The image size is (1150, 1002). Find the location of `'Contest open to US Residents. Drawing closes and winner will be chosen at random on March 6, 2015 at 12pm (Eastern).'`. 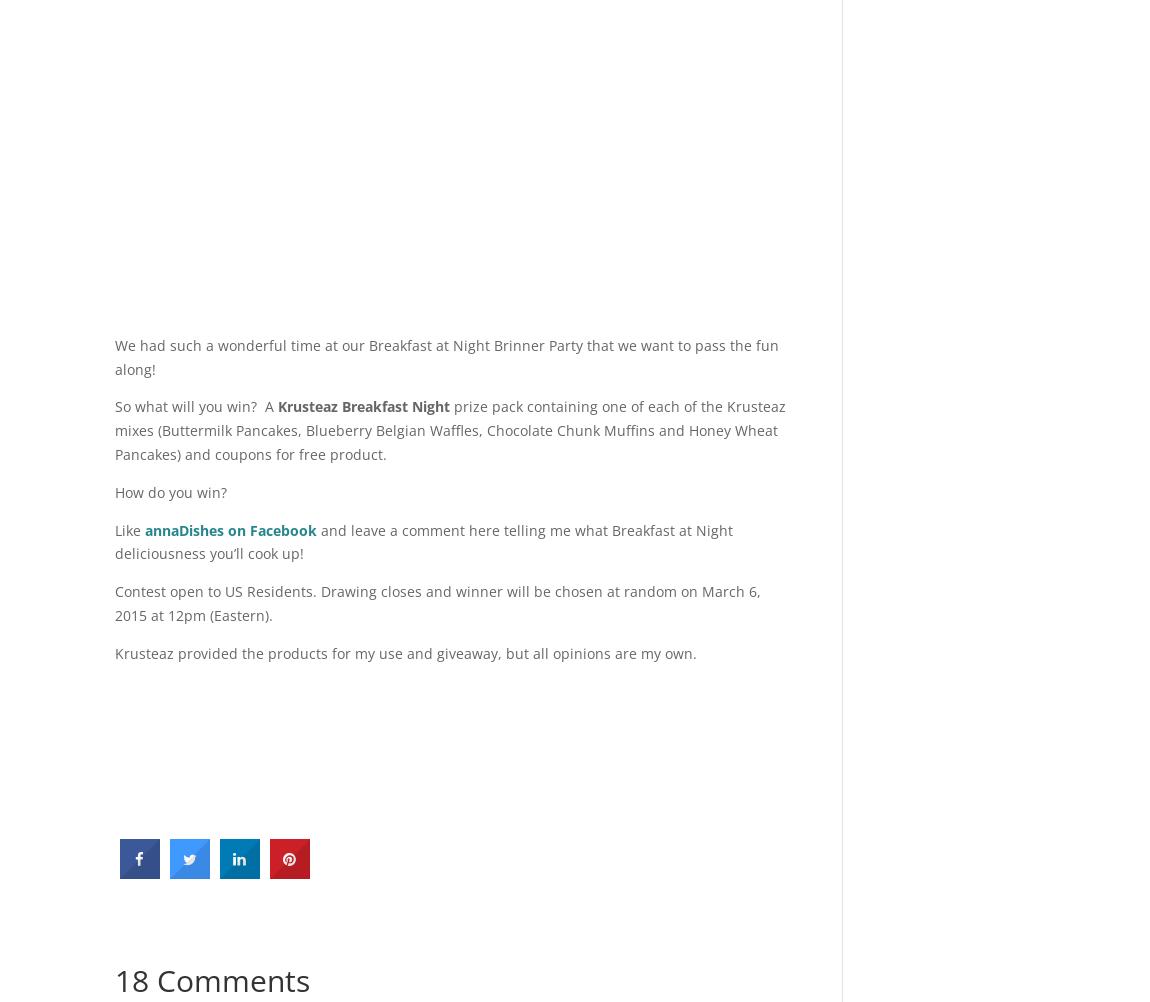

'Contest open to US Residents. Drawing closes and winner will be chosen at random on March 6, 2015 at 12pm (Eastern).' is located at coordinates (114, 602).